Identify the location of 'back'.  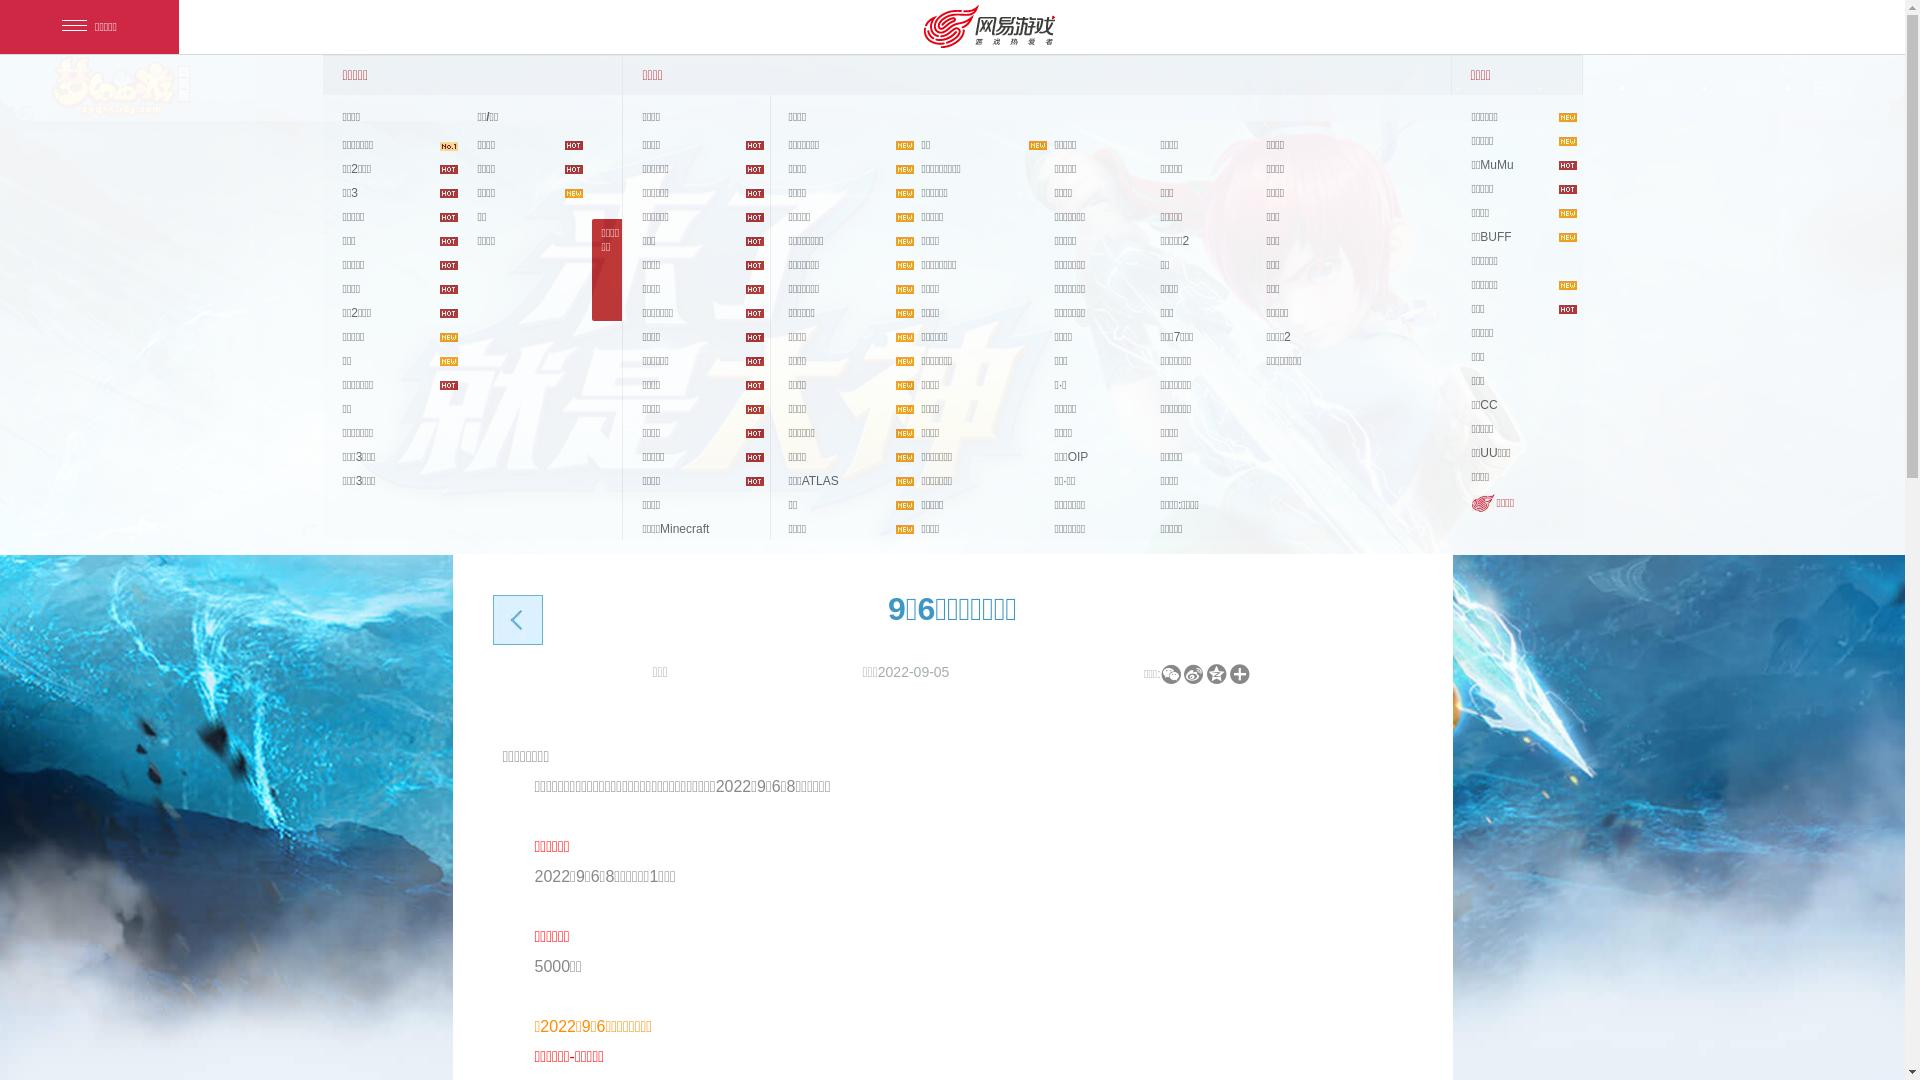
(520, 622).